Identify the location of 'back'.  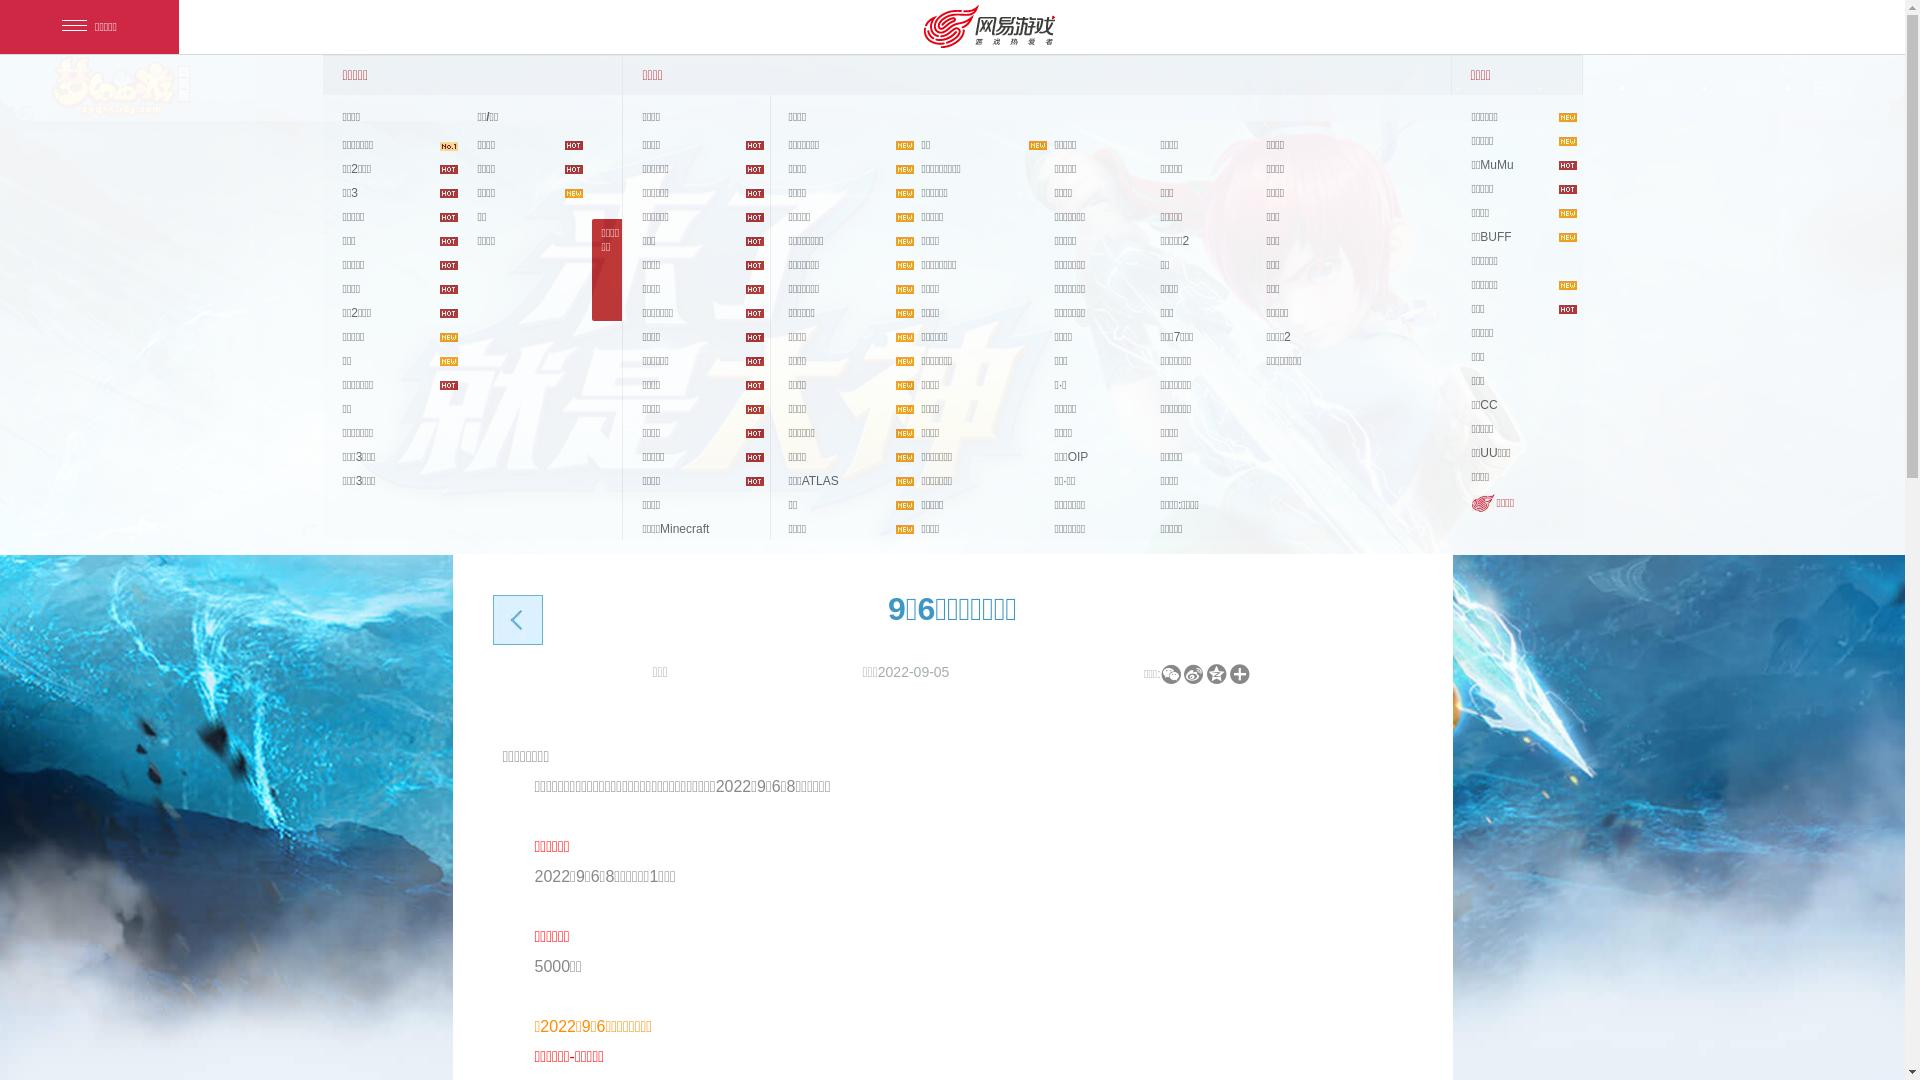
(520, 622).